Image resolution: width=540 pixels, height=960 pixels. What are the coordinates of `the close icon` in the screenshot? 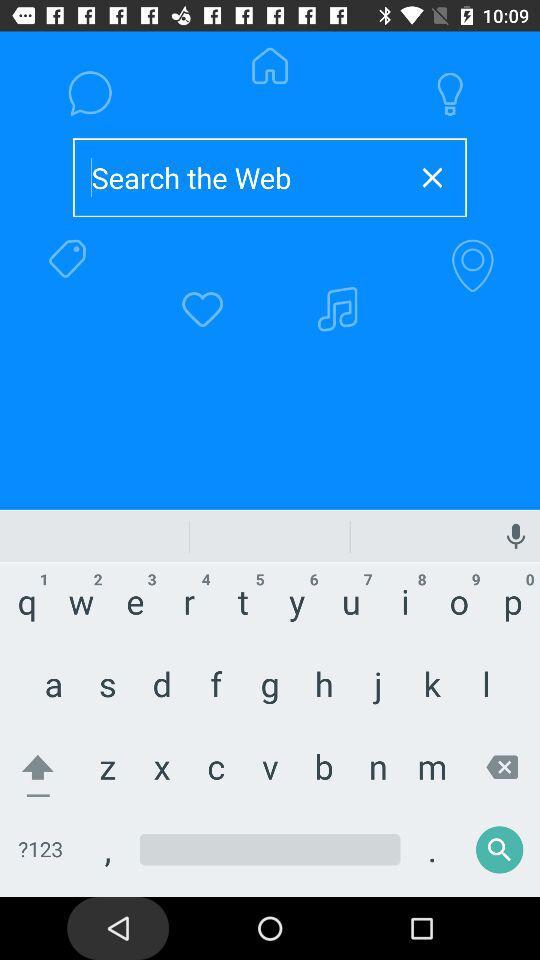 It's located at (431, 176).